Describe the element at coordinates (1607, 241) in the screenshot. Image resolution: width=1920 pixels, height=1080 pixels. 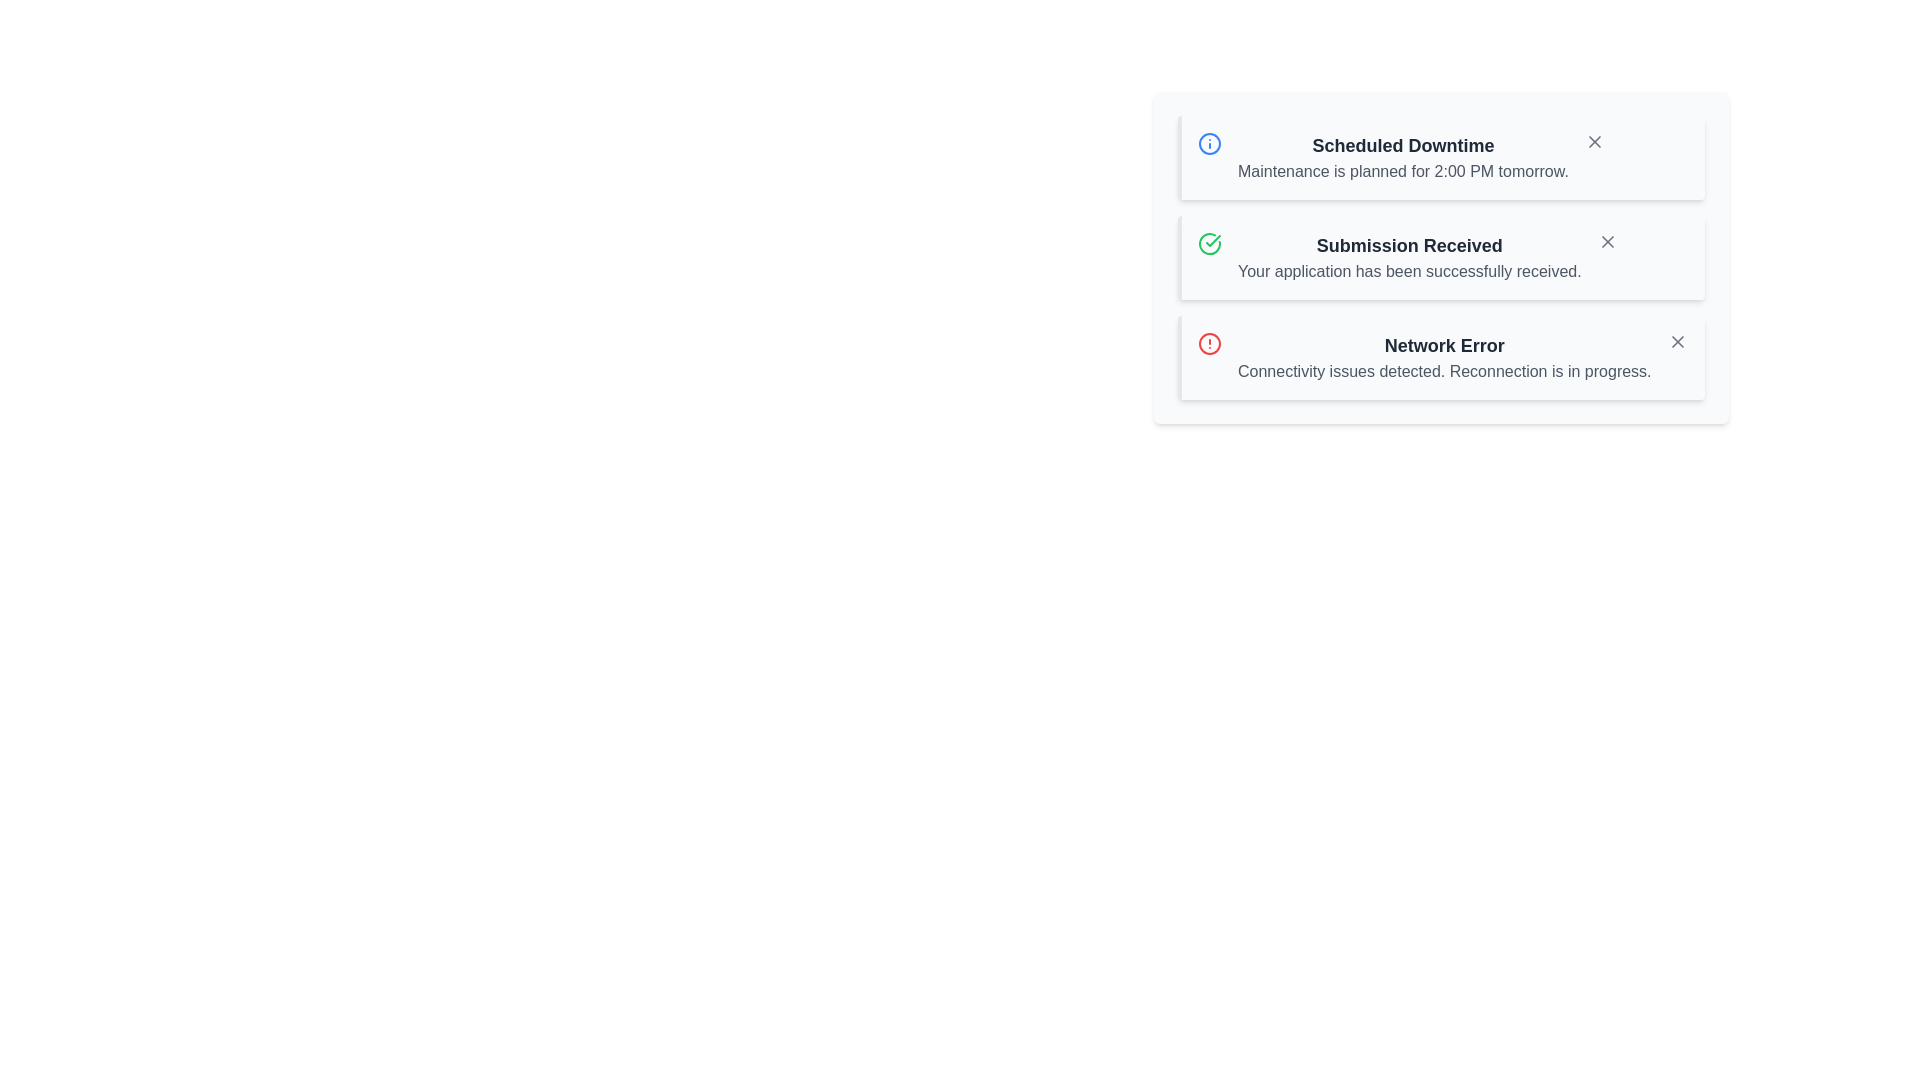
I see `the dismiss button located in the notification box labeled 'Submission Received'` at that location.